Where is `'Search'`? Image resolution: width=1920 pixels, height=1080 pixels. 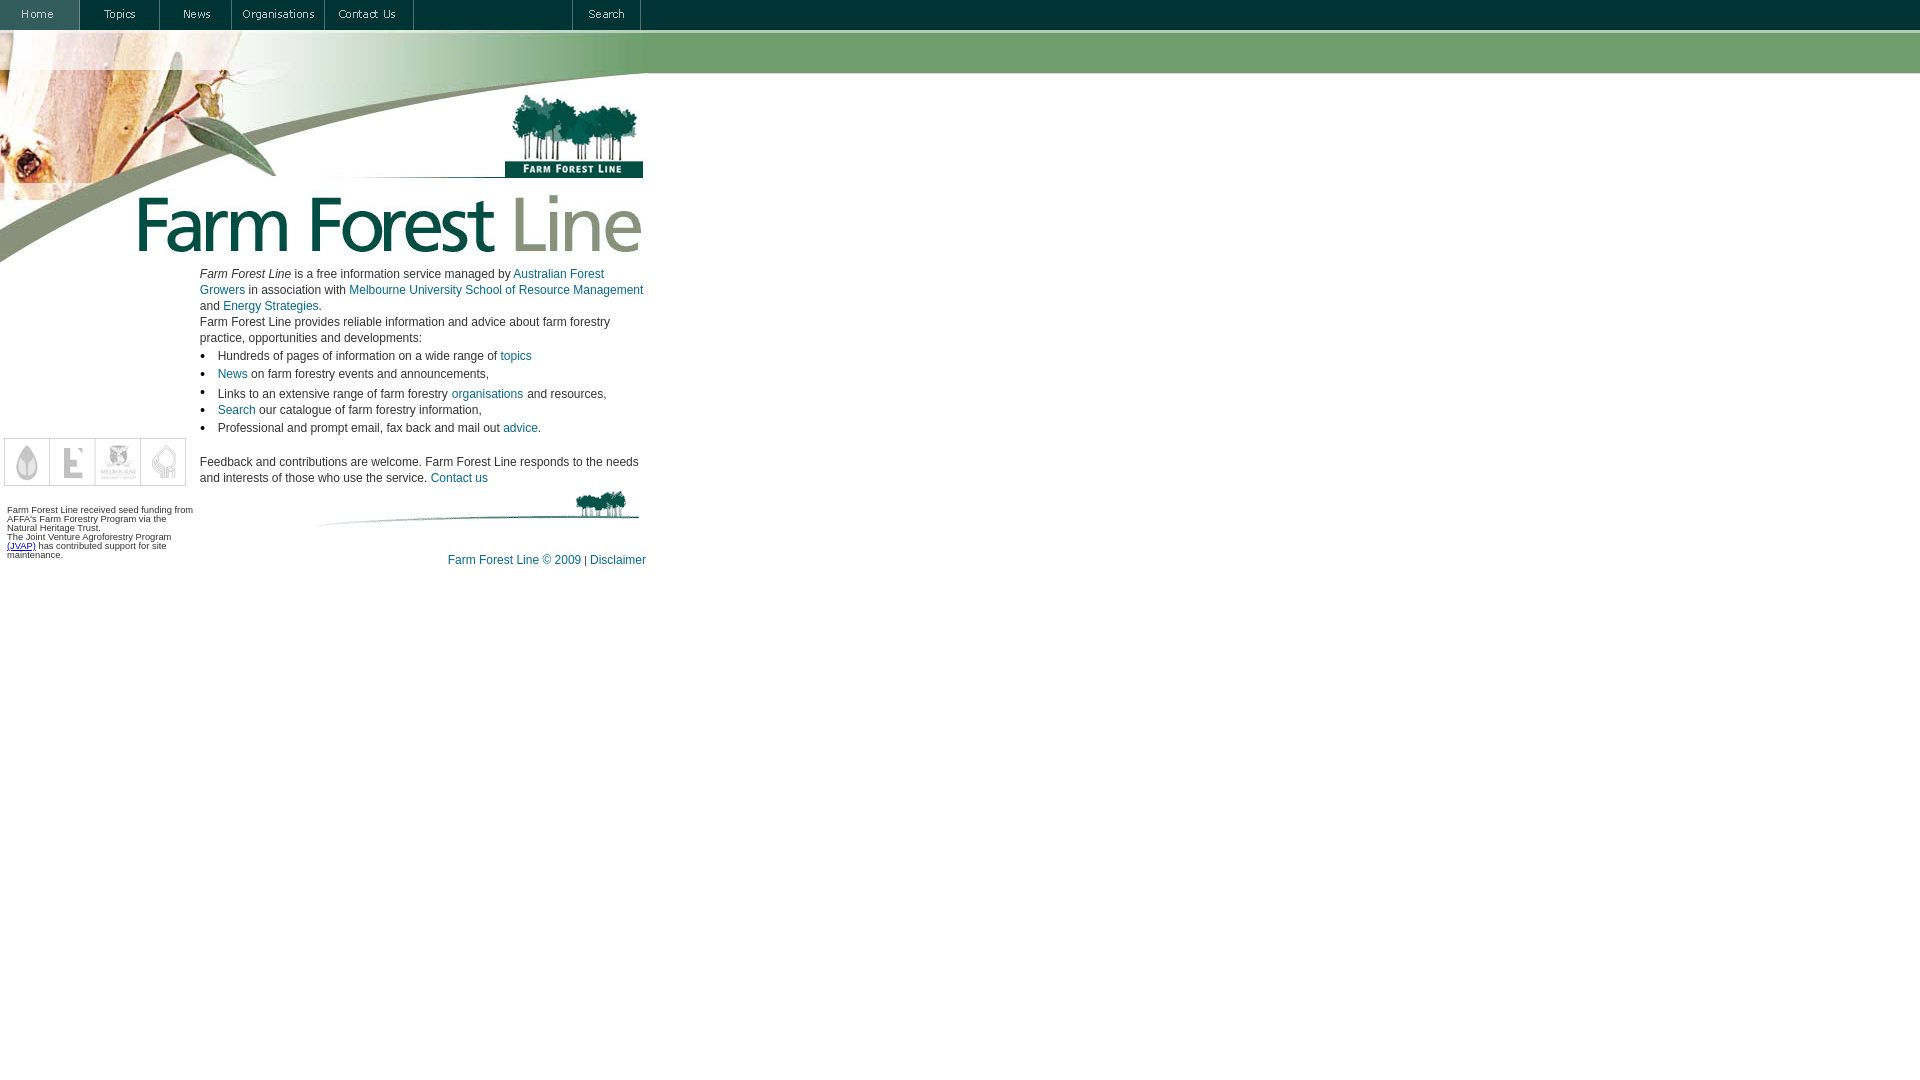 'Search' is located at coordinates (236, 408).